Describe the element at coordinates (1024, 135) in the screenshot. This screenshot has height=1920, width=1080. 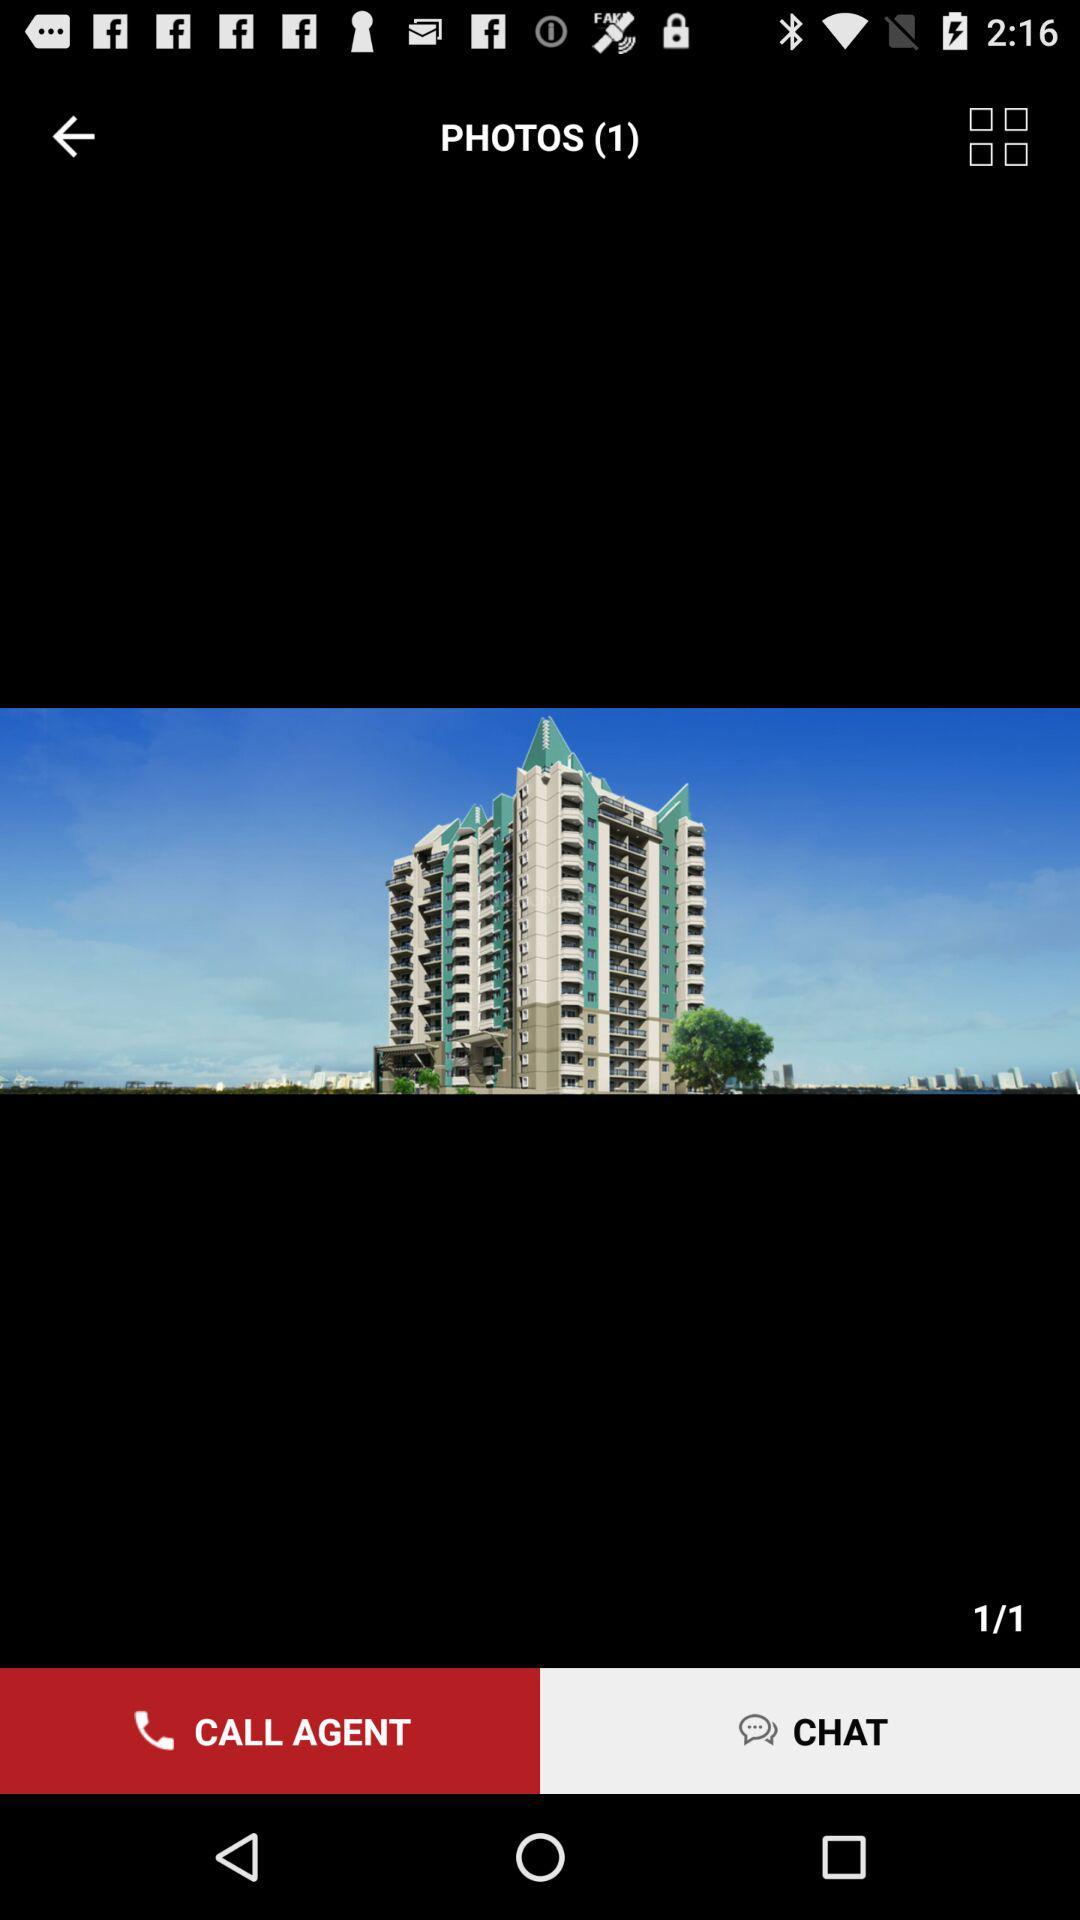
I see `go full screen` at that location.